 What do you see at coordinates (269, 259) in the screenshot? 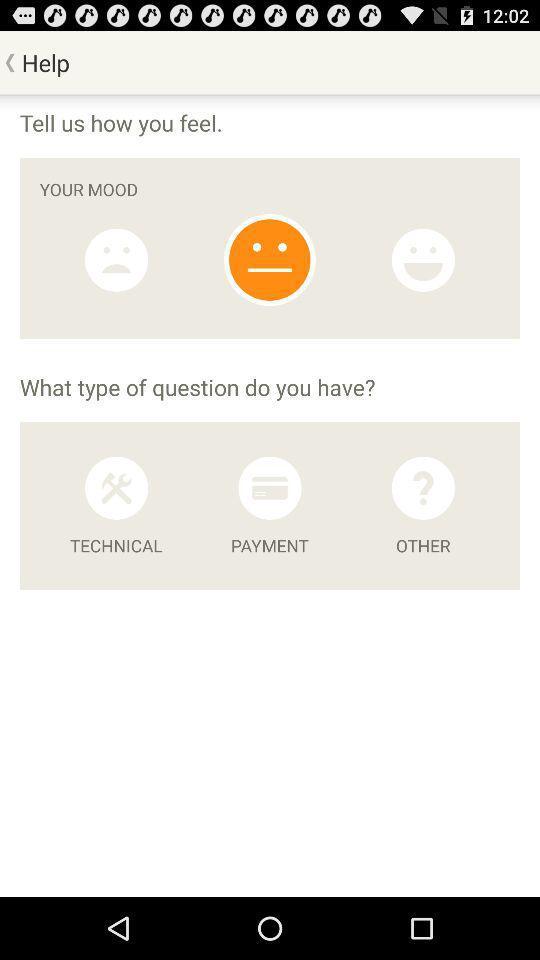
I see `emoji` at bounding box center [269, 259].